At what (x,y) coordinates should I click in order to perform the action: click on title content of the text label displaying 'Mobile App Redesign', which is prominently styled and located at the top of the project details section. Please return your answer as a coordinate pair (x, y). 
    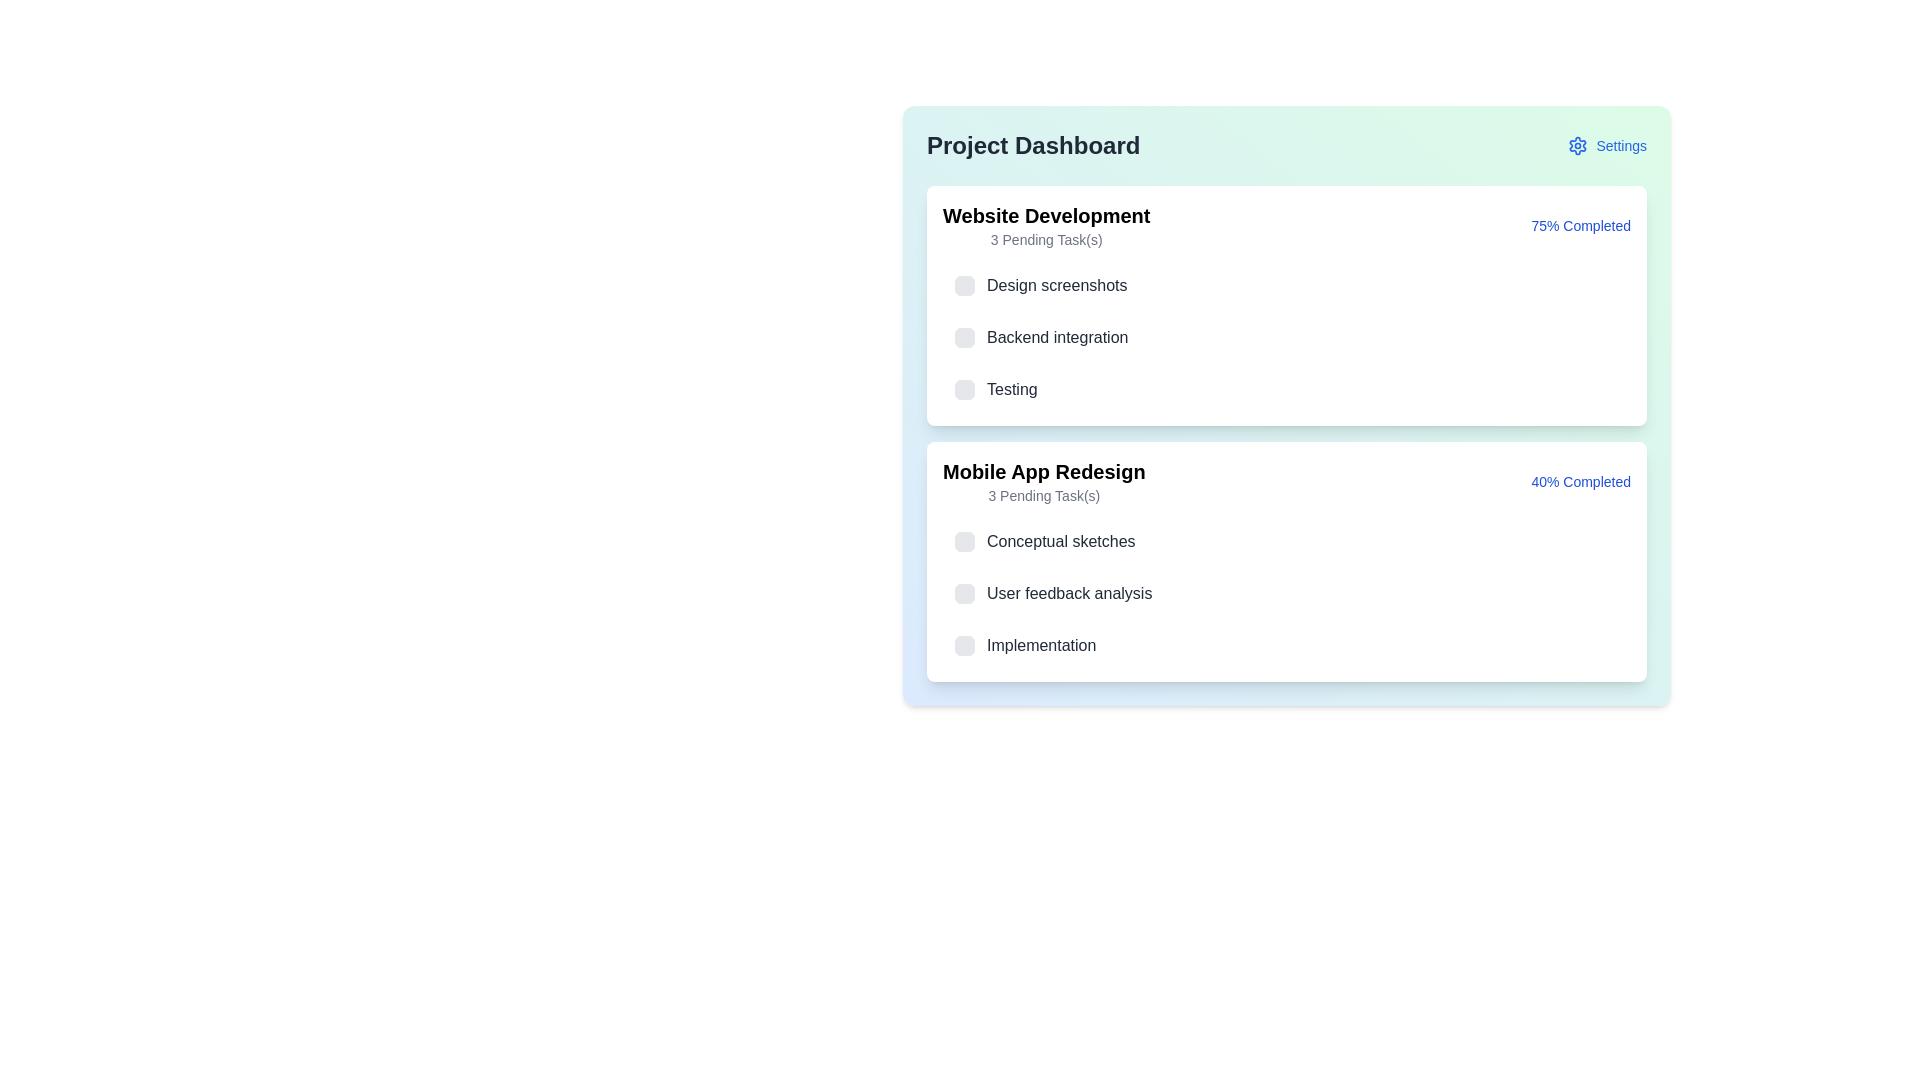
    Looking at the image, I should click on (1043, 471).